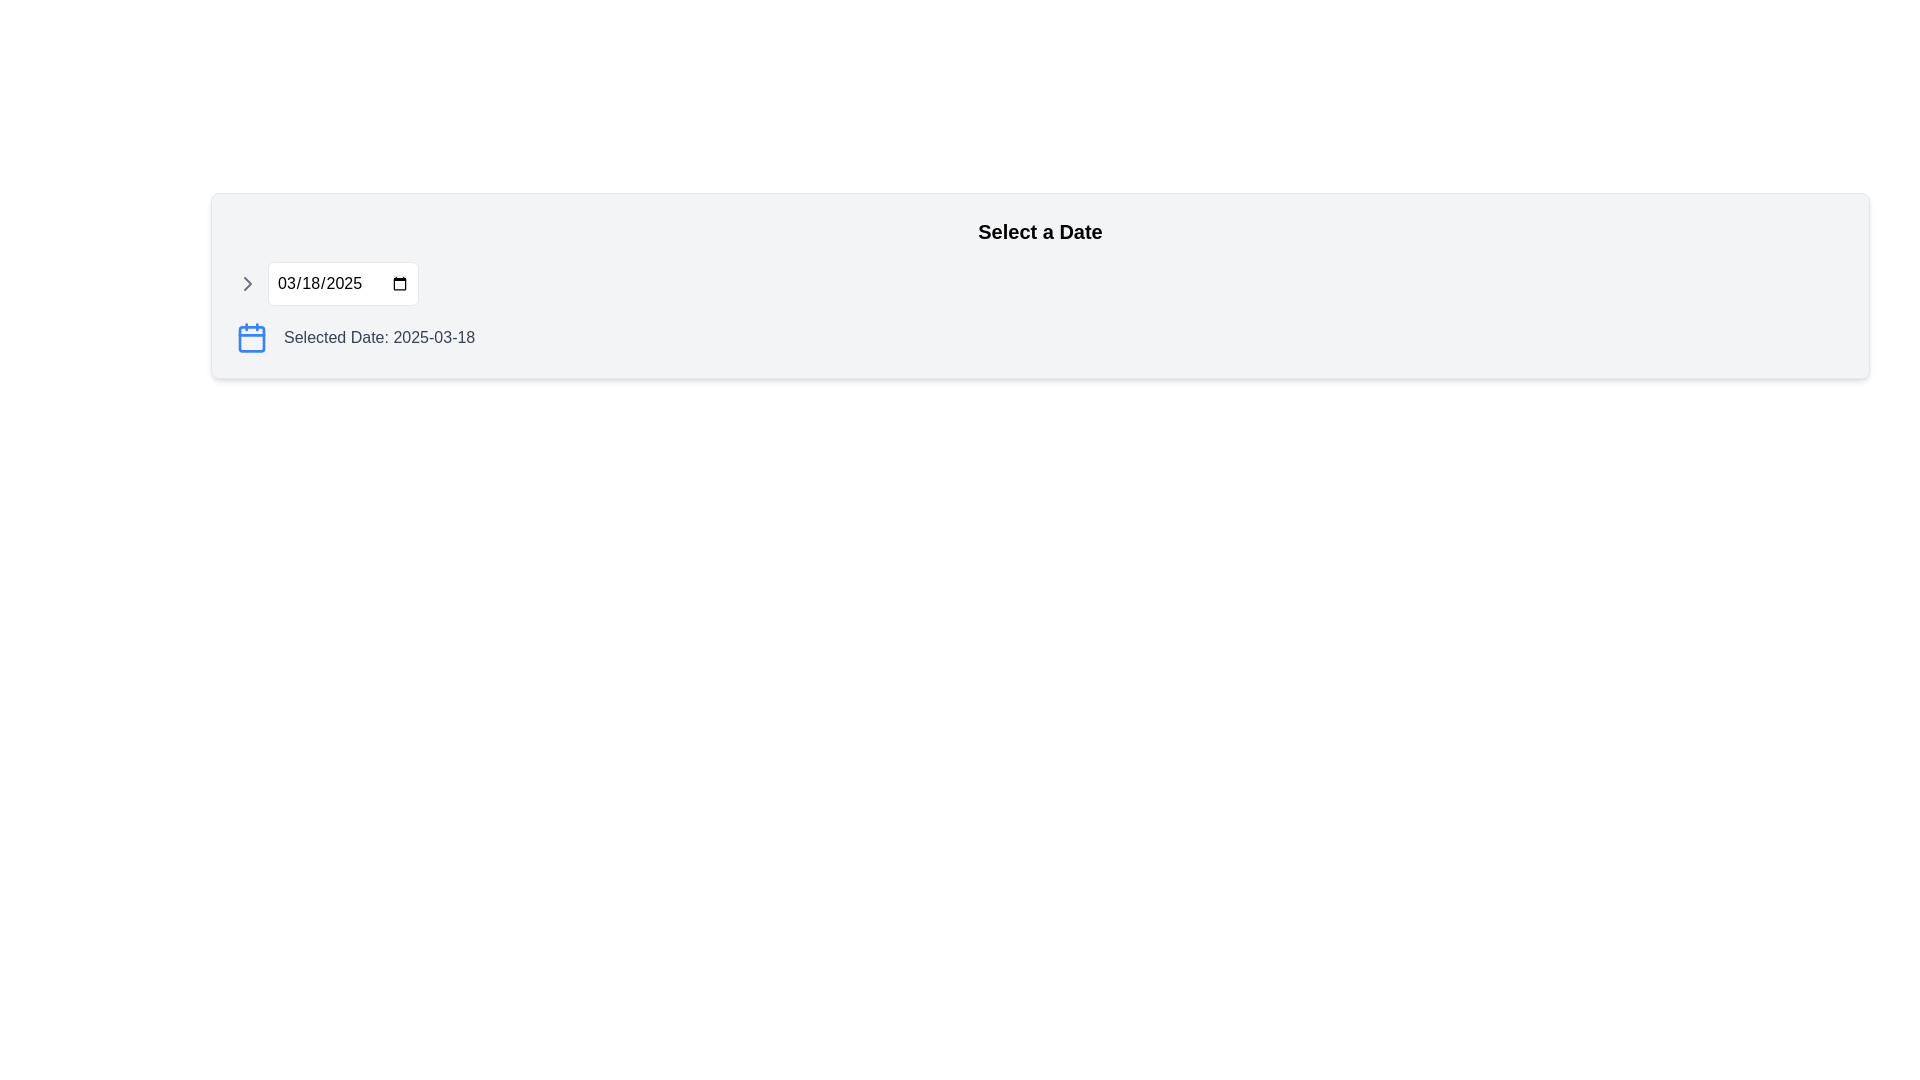 The height and width of the screenshot is (1080, 1920). What do you see at coordinates (379, 337) in the screenshot?
I see `the static text display that shows the currently selected date '2025-03-18', which is located in the central-left region of the selection interface` at bounding box center [379, 337].